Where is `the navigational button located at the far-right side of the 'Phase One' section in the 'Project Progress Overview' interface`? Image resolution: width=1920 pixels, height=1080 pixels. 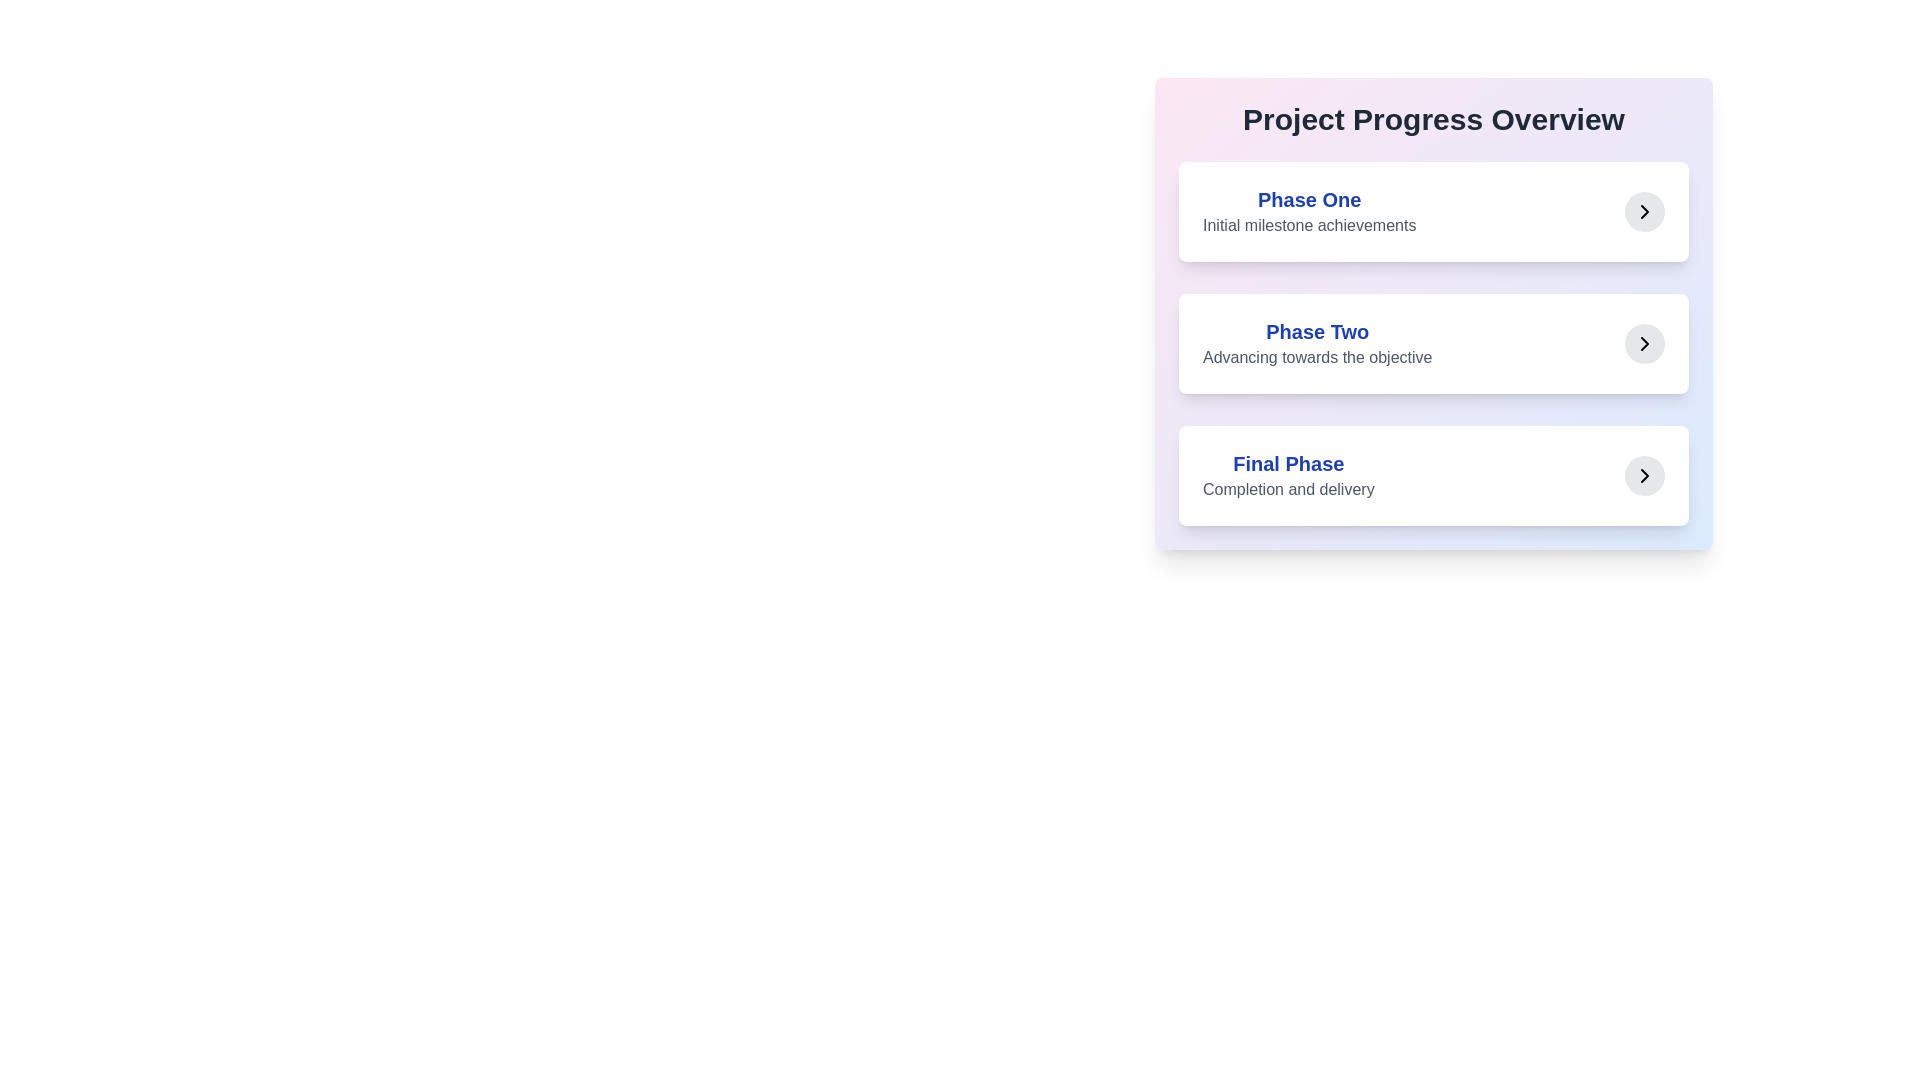 the navigational button located at the far-right side of the 'Phase One' section in the 'Project Progress Overview' interface is located at coordinates (1645, 212).